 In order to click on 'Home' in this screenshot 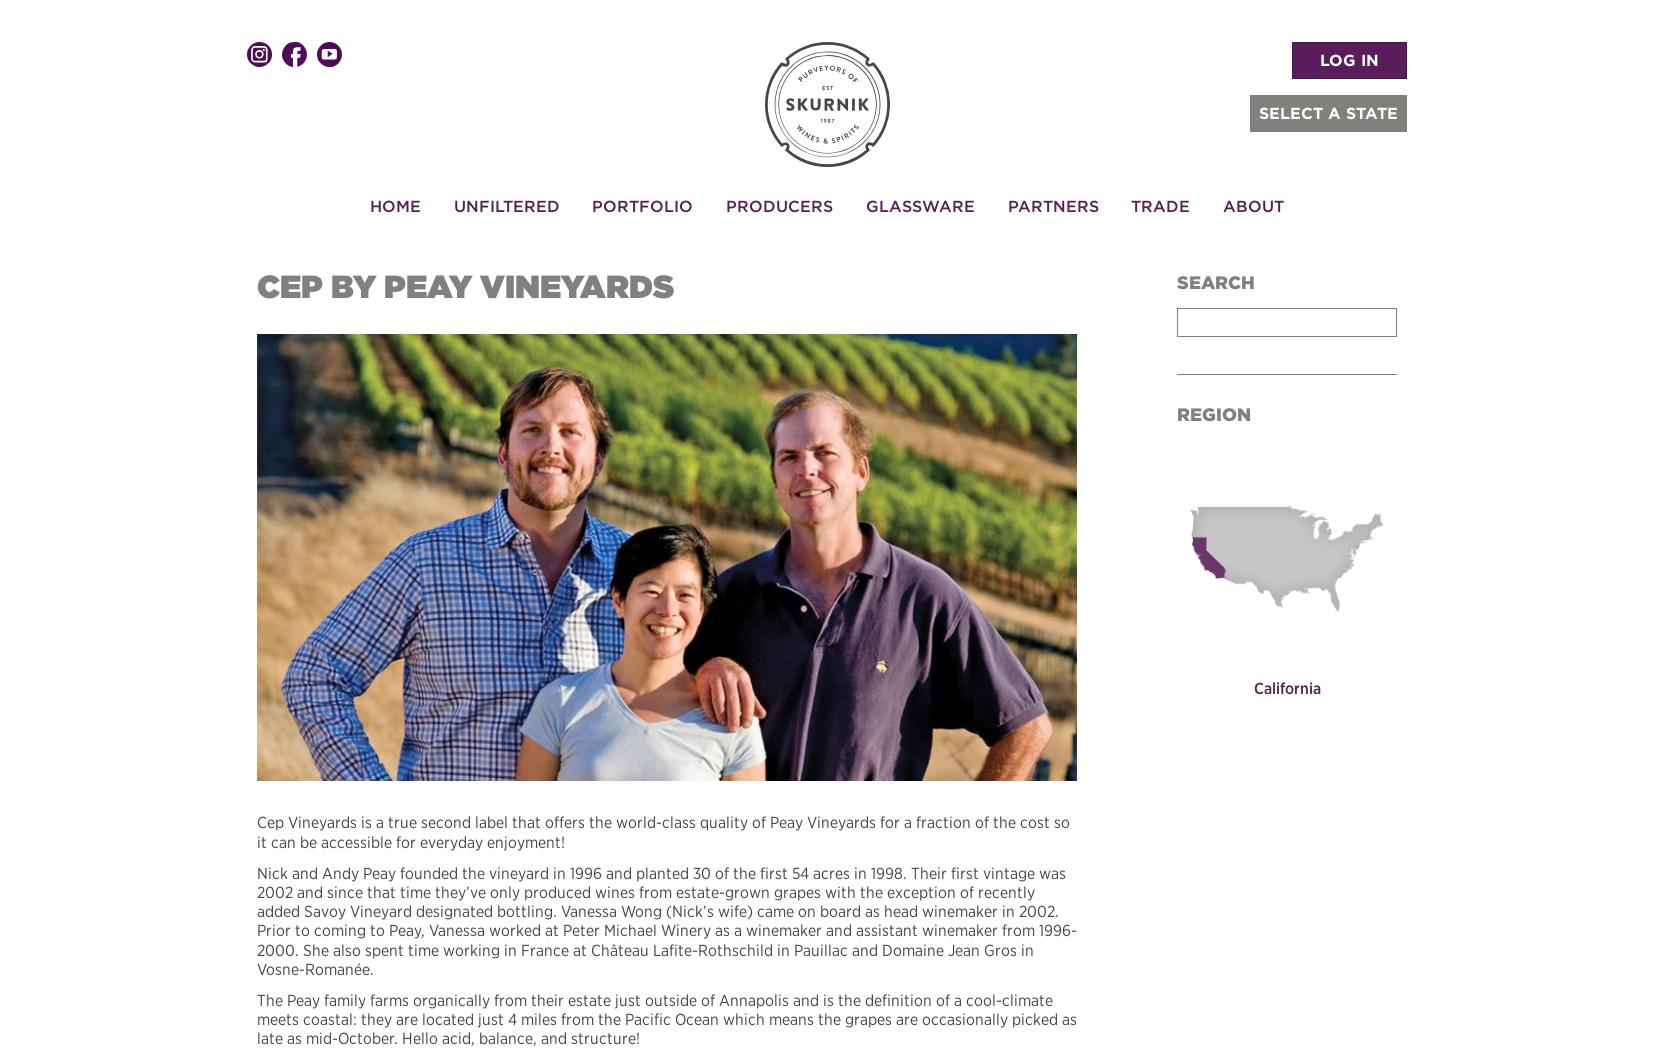, I will do `click(393, 203)`.